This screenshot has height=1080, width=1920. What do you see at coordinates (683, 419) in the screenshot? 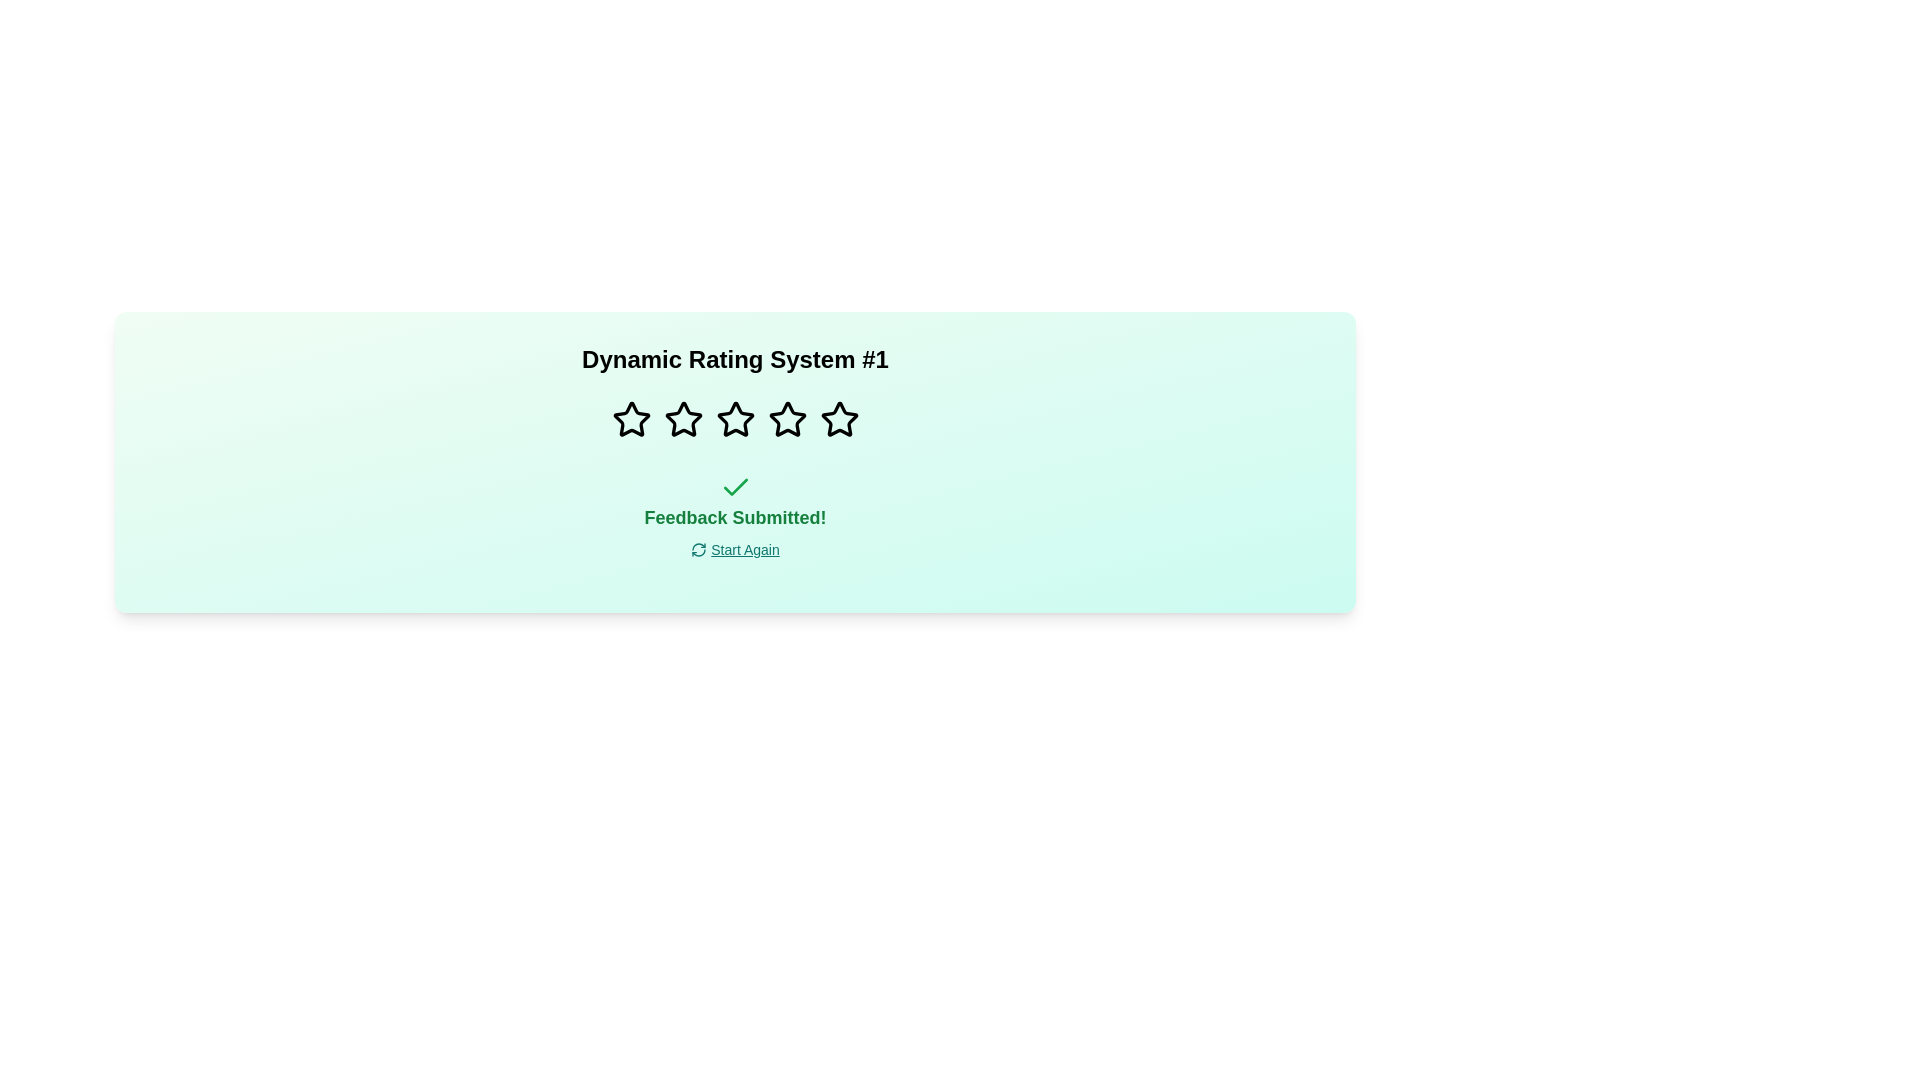
I see `the second star from the rating star button group` at bounding box center [683, 419].